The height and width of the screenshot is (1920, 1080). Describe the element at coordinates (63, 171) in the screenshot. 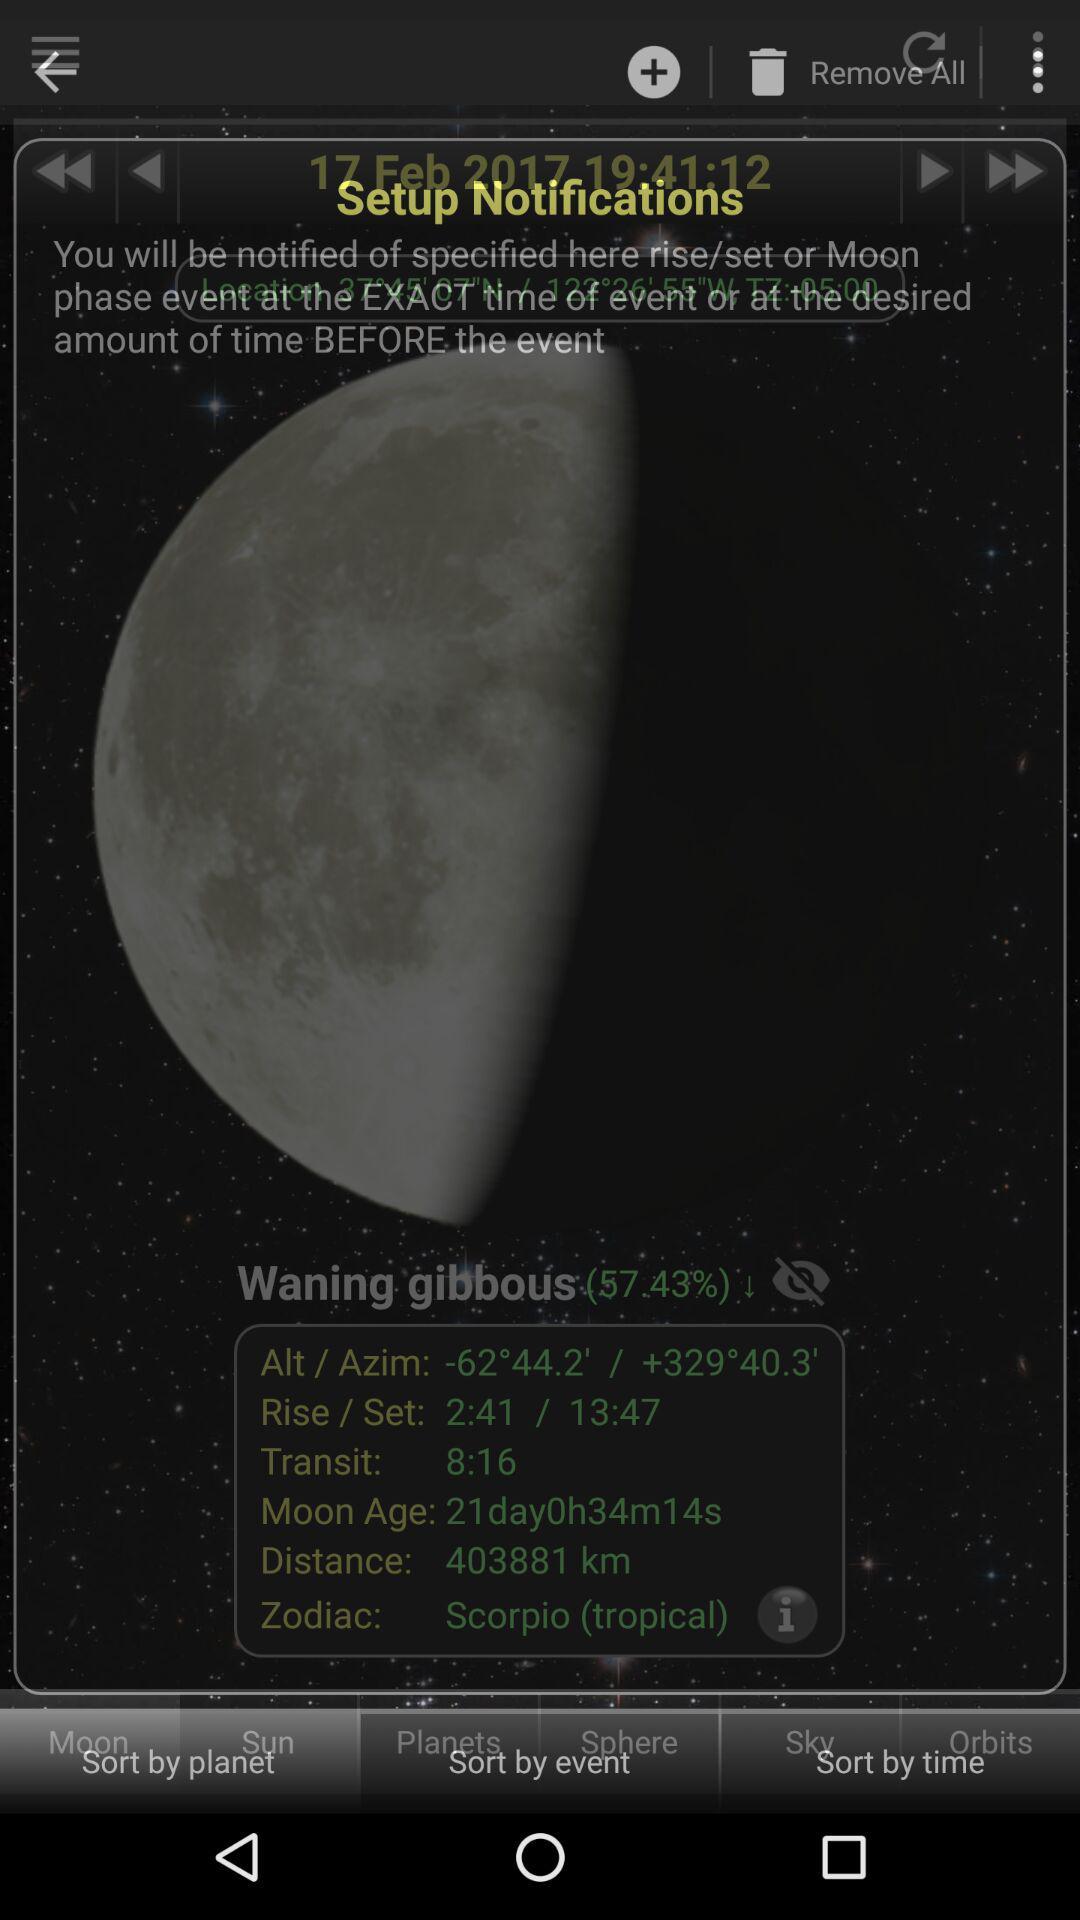

I see `the av_rewind icon` at that location.